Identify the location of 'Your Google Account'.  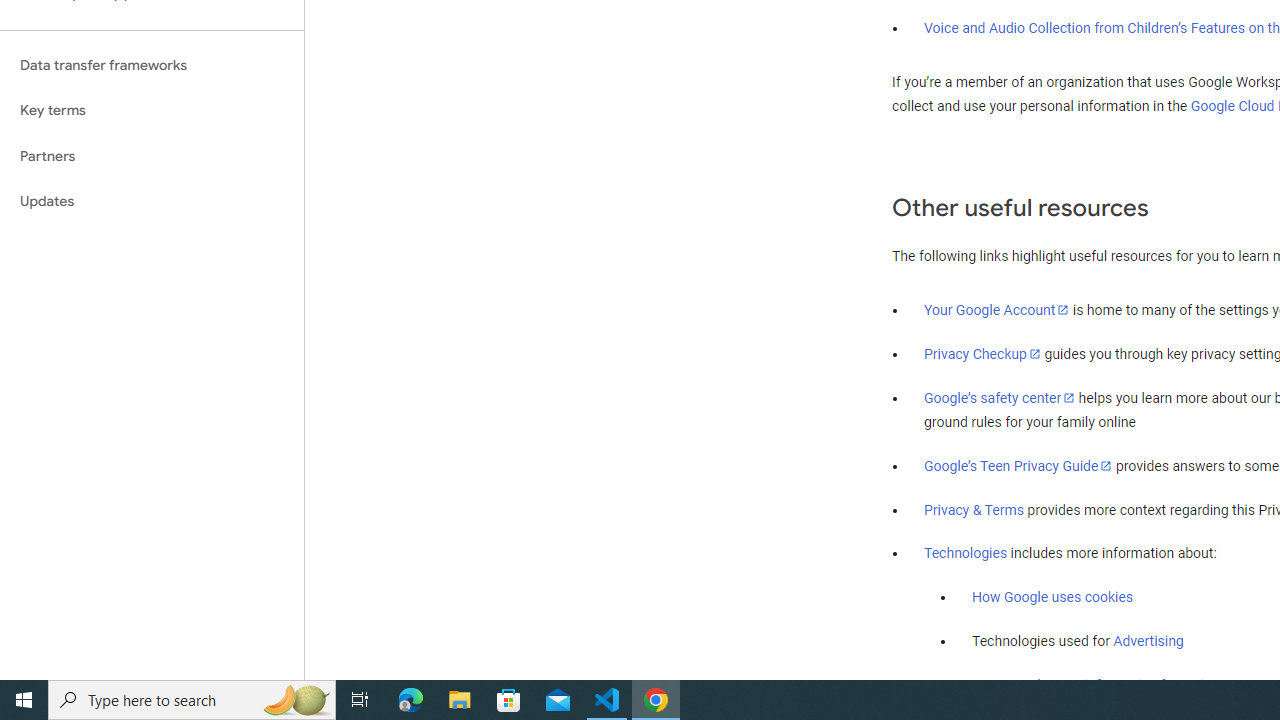
(997, 309).